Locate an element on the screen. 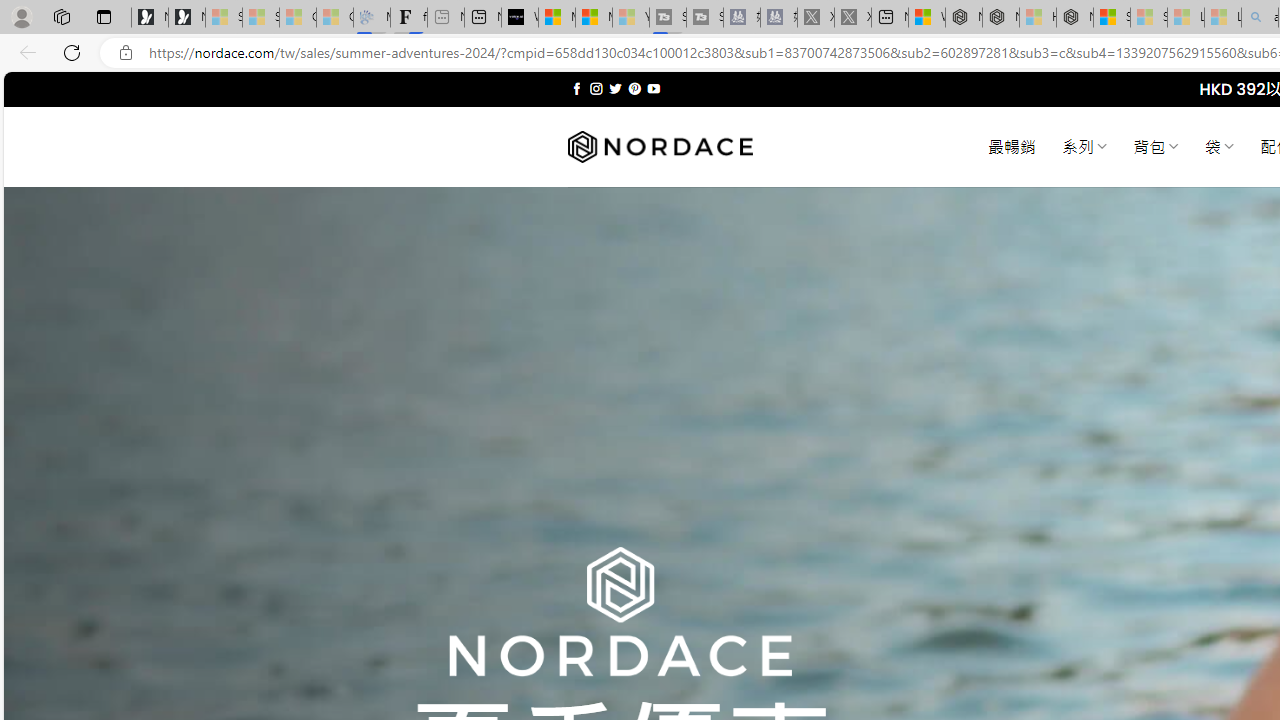 This screenshot has height=720, width=1280. 'Follow on Twitter' is located at coordinates (614, 88).